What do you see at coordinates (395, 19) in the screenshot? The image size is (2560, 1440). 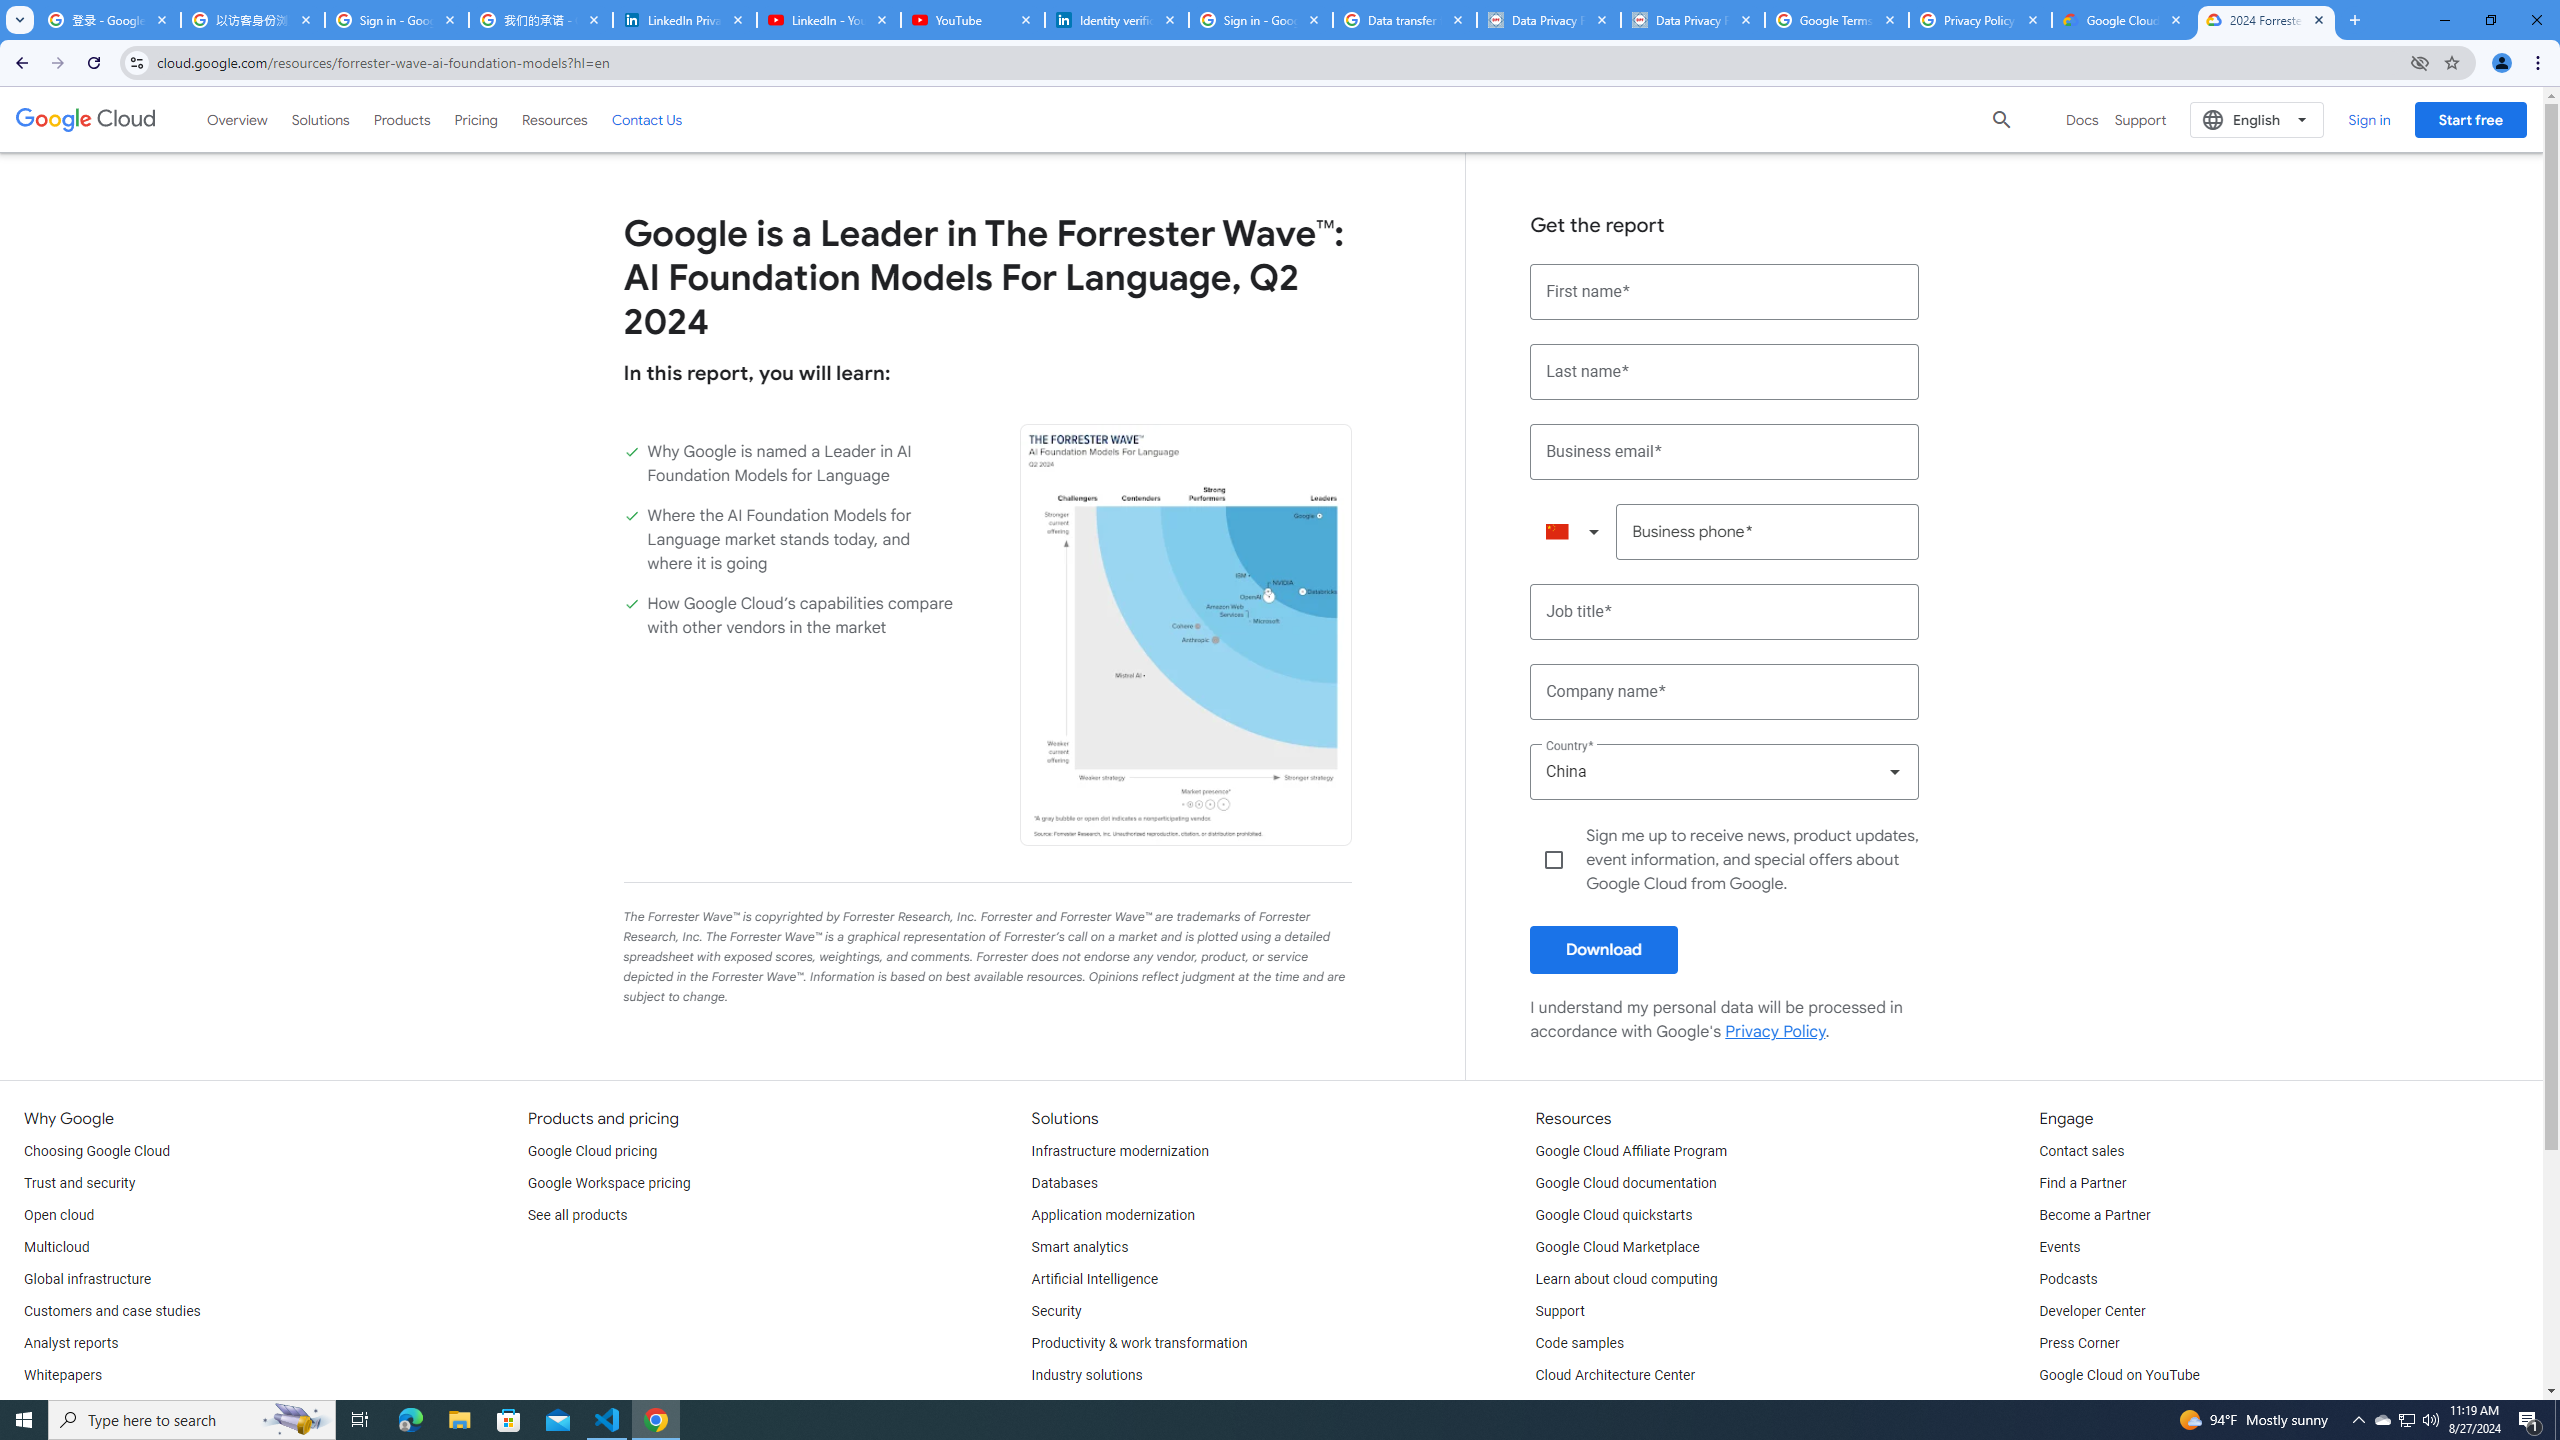 I see `'Sign in - Google Accounts'` at bounding box center [395, 19].